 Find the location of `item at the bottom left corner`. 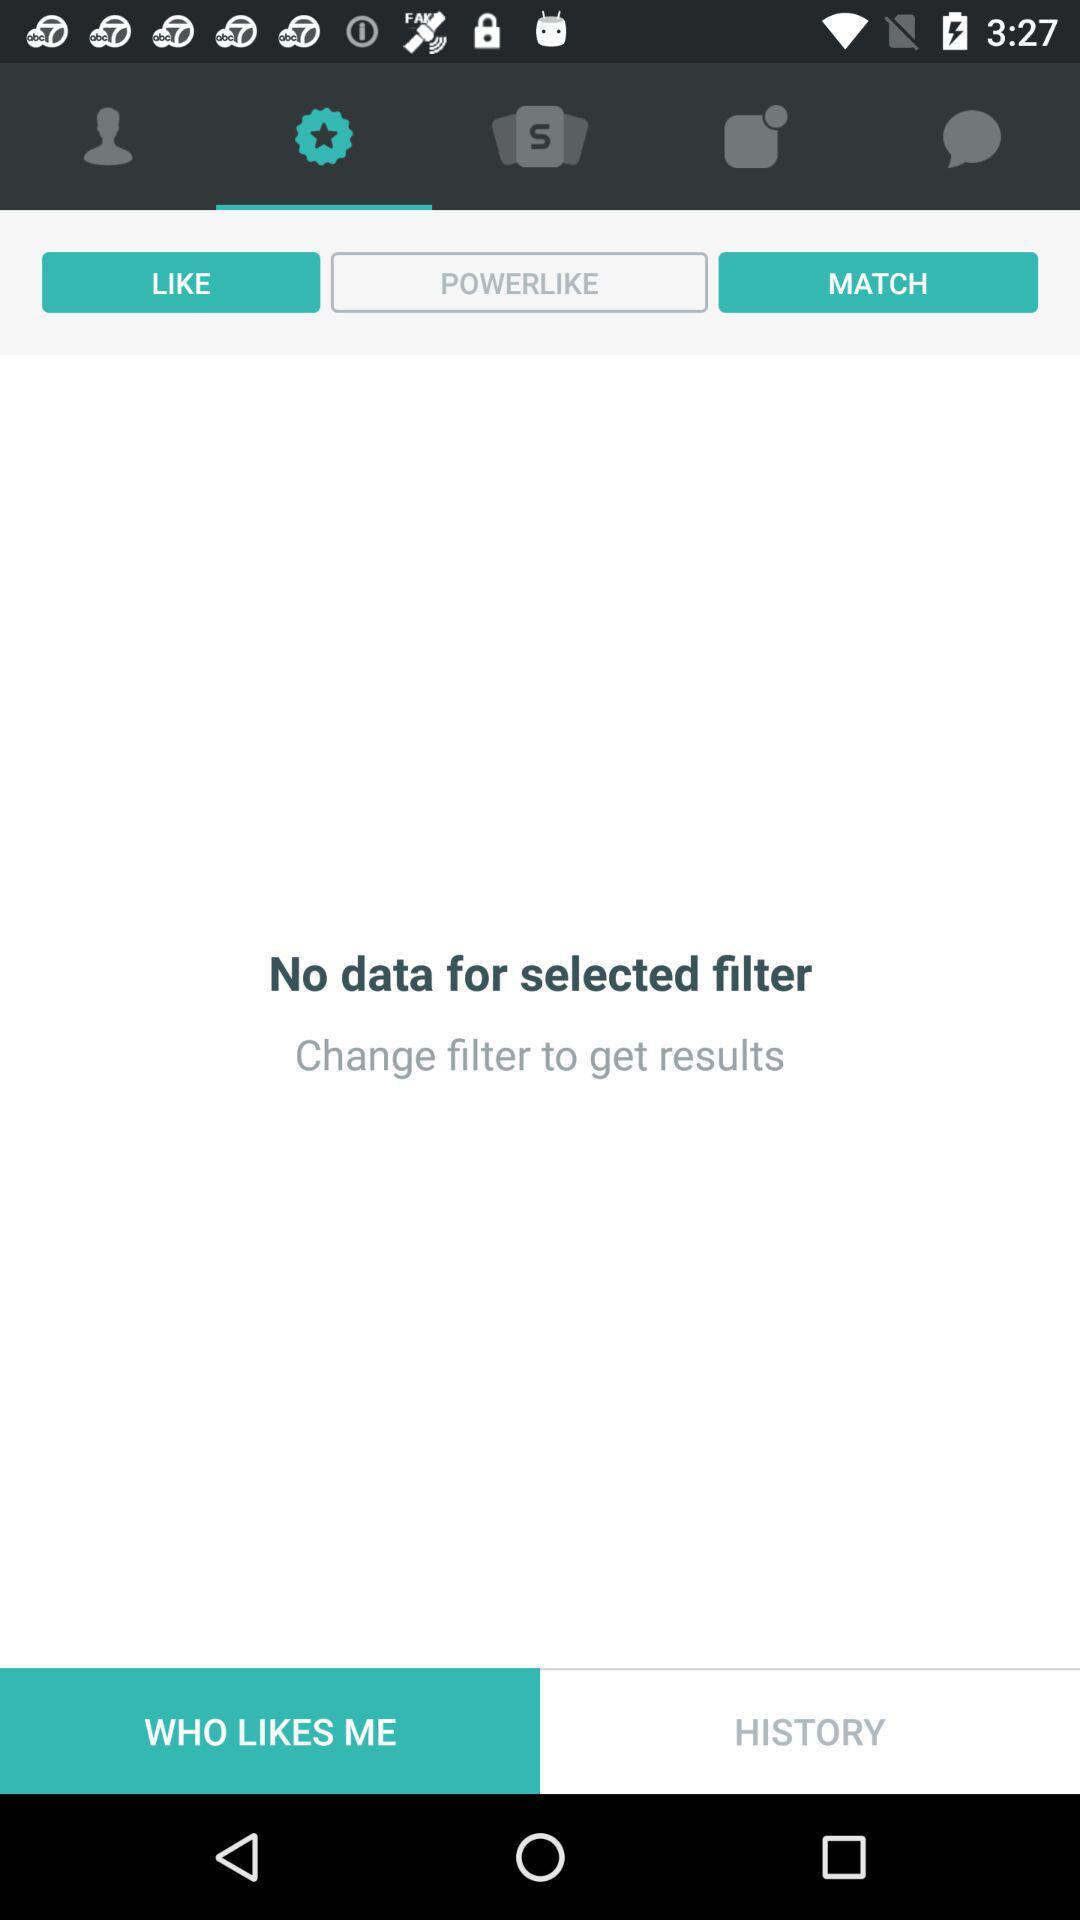

item at the bottom left corner is located at coordinates (270, 1730).